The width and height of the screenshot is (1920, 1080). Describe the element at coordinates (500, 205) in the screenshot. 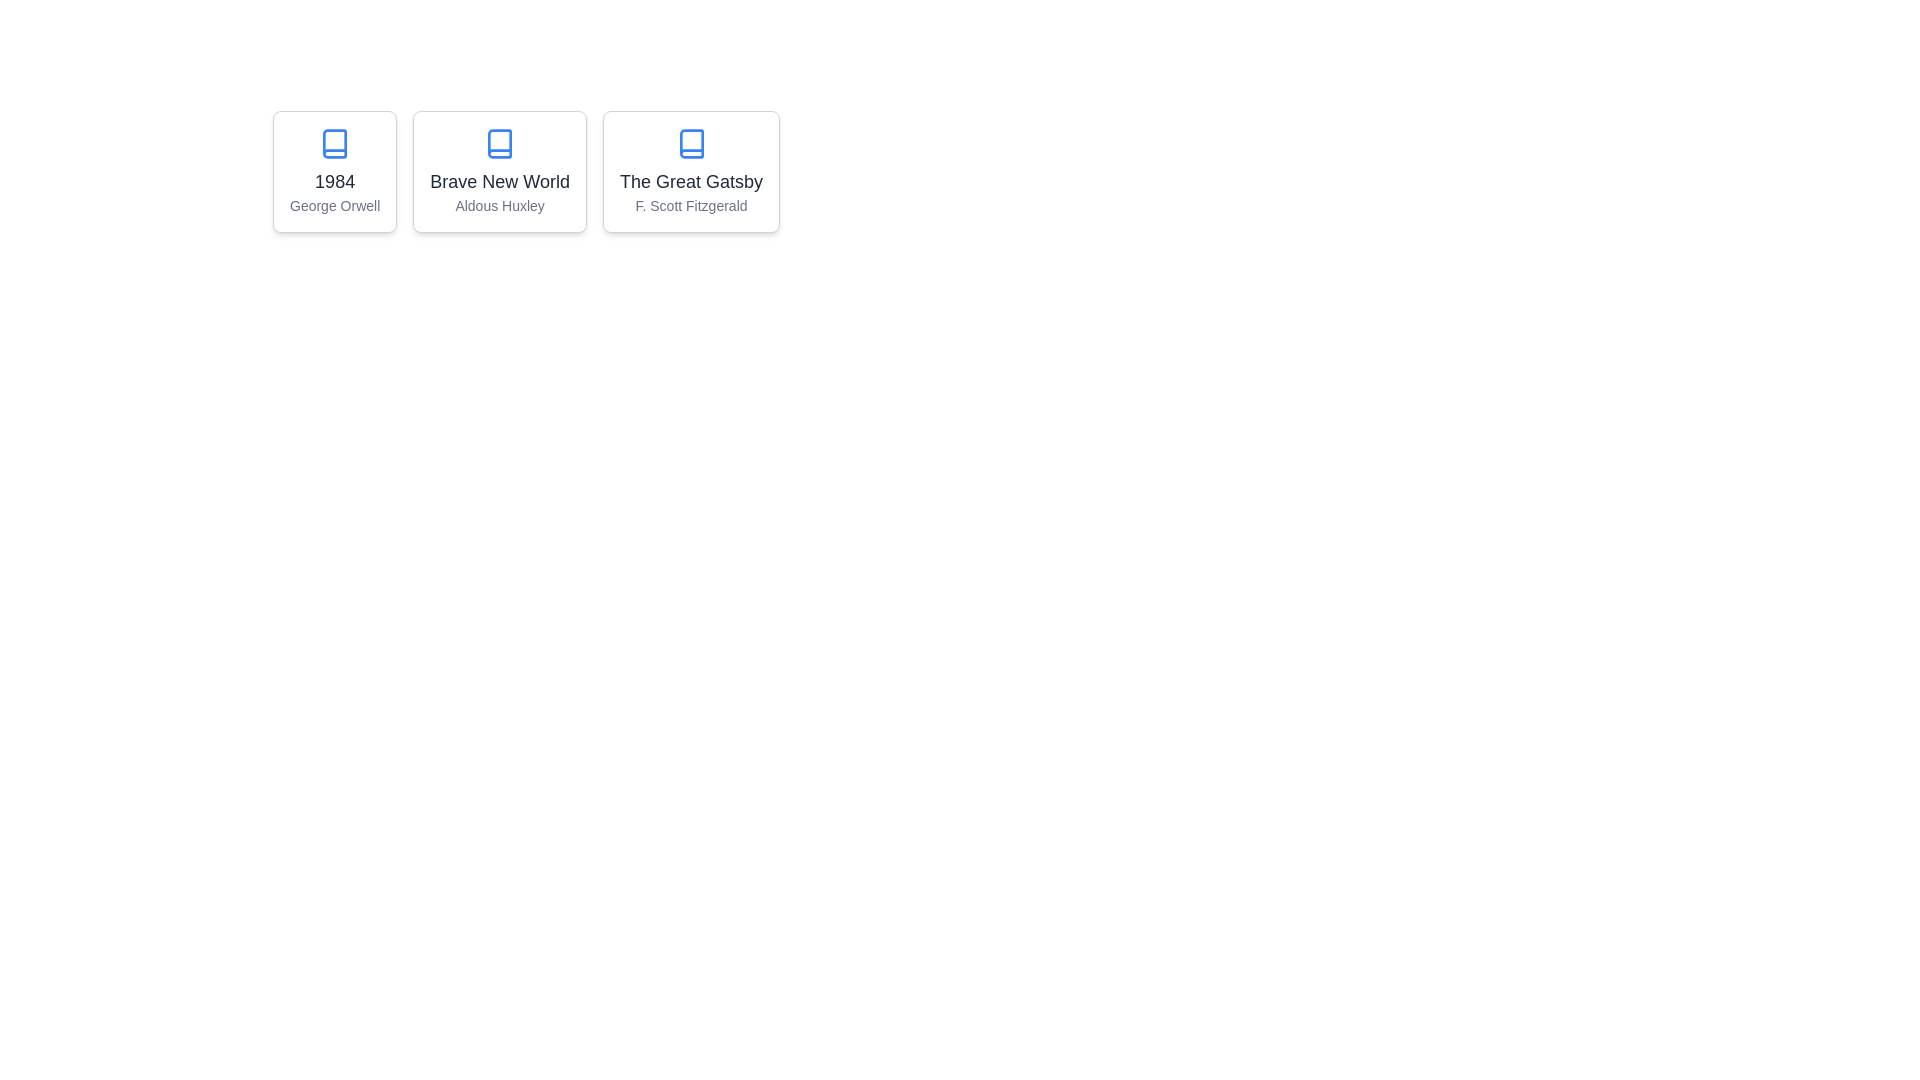

I see `the text label displaying 'Aldous Huxley', which is positioned below 'Brave New World' in the second card of a three-card layout` at that location.